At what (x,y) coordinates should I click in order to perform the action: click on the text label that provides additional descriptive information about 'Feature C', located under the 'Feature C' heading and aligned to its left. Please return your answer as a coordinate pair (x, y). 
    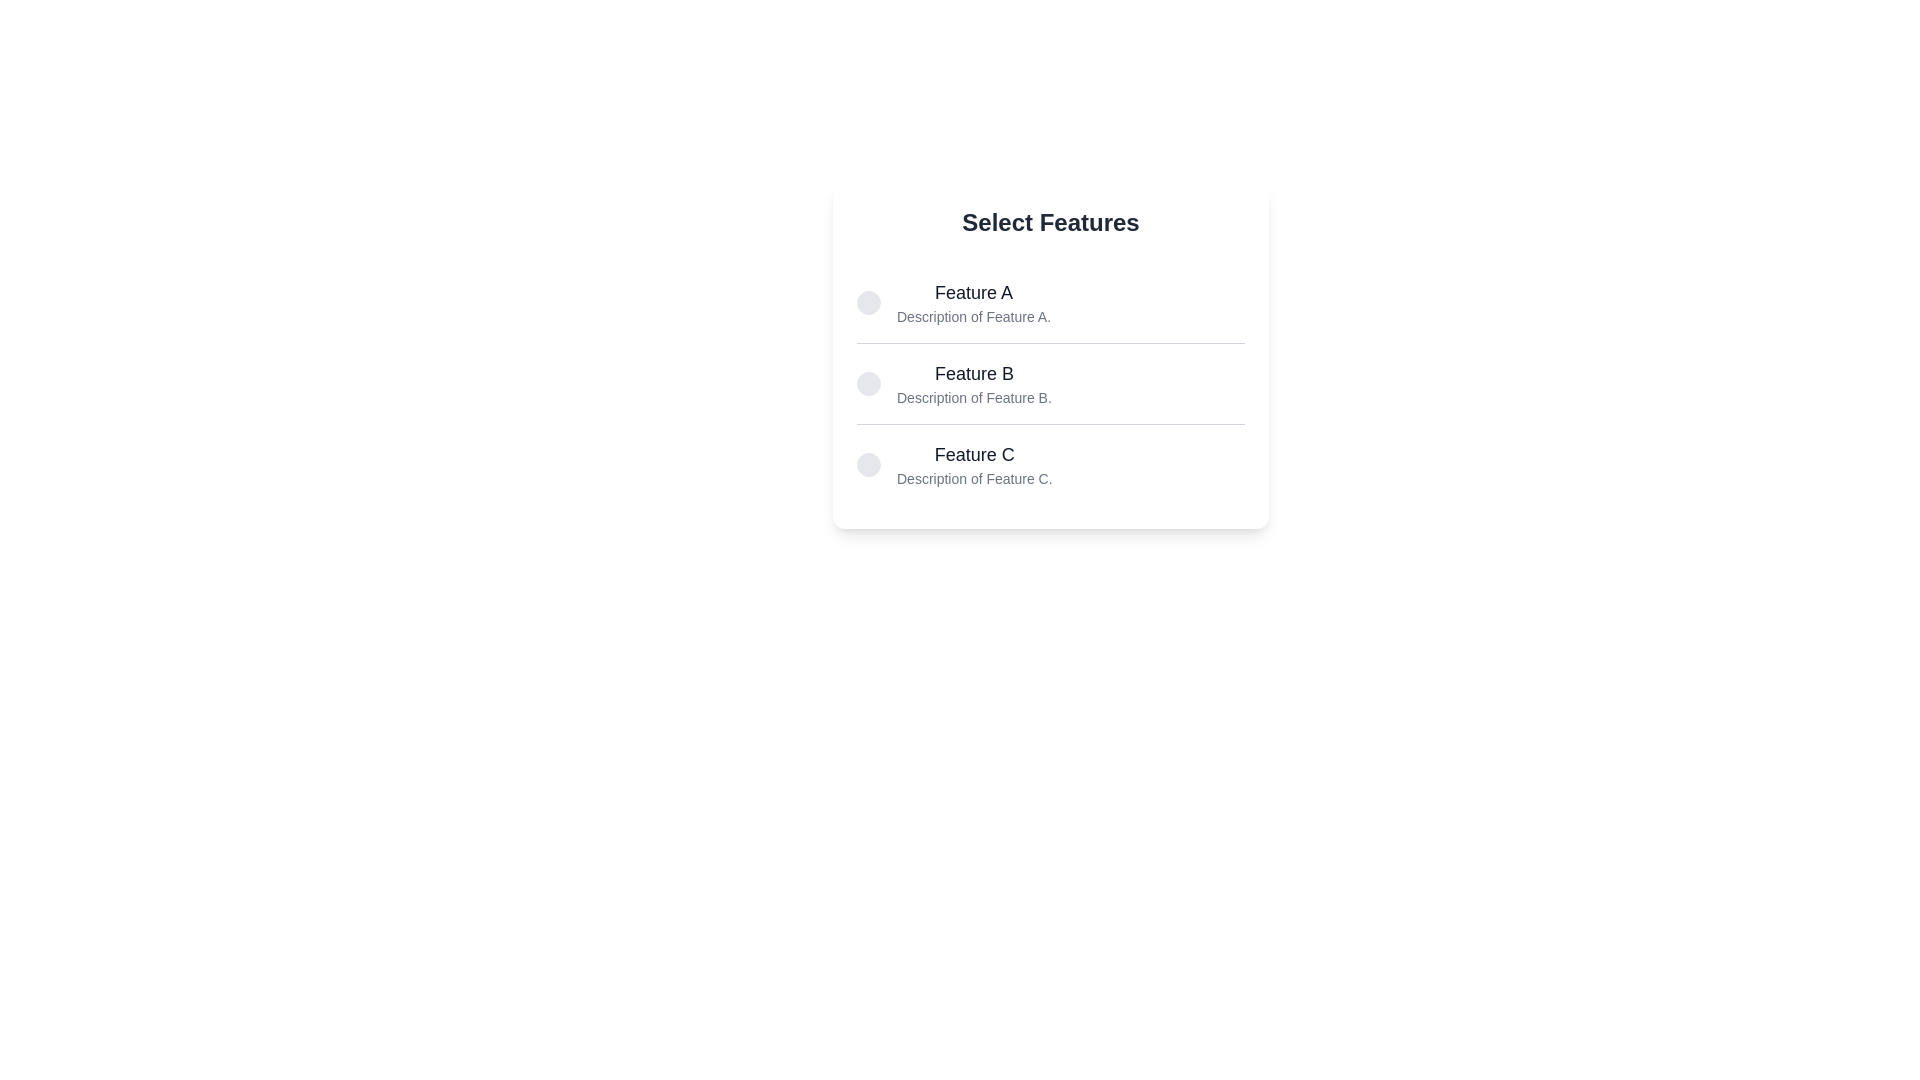
    Looking at the image, I should click on (974, 478).